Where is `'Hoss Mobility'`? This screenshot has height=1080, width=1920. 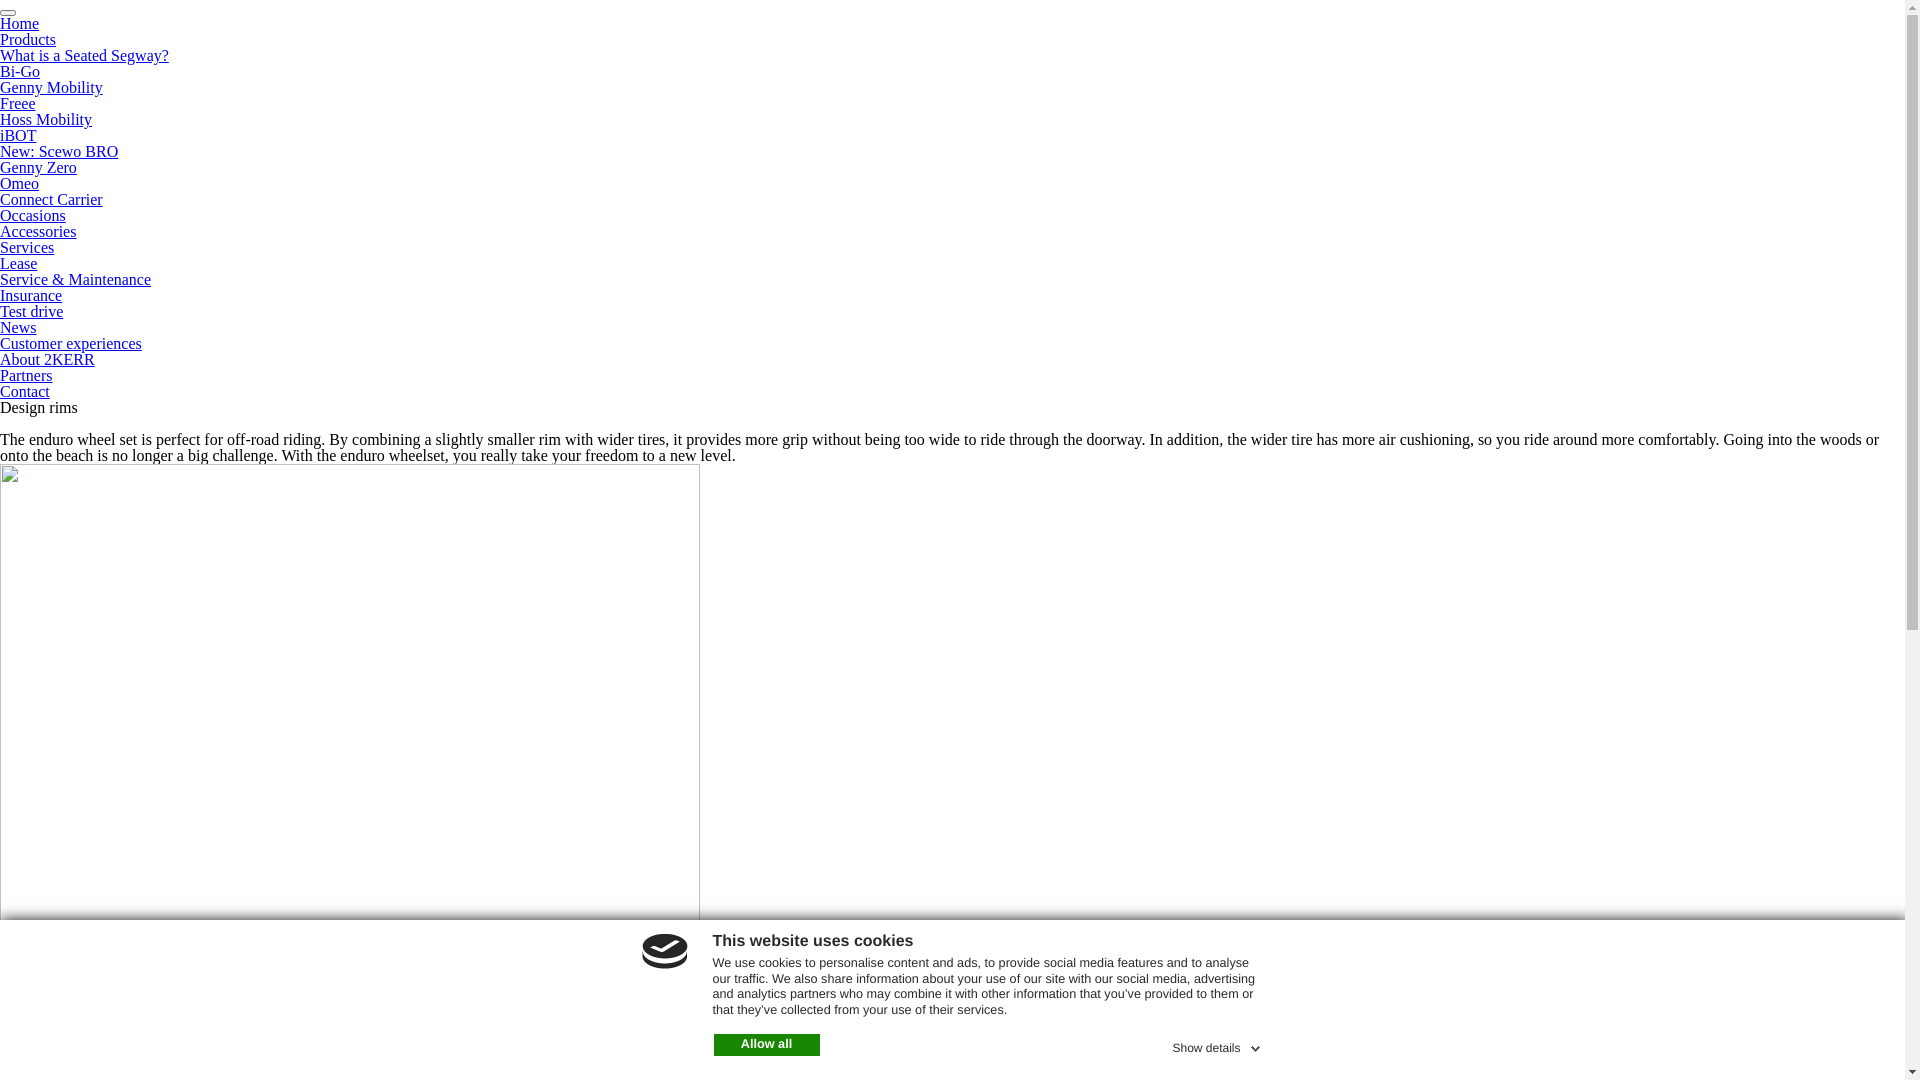 'Hoss Mobility' is located at coordinates (0, 119).